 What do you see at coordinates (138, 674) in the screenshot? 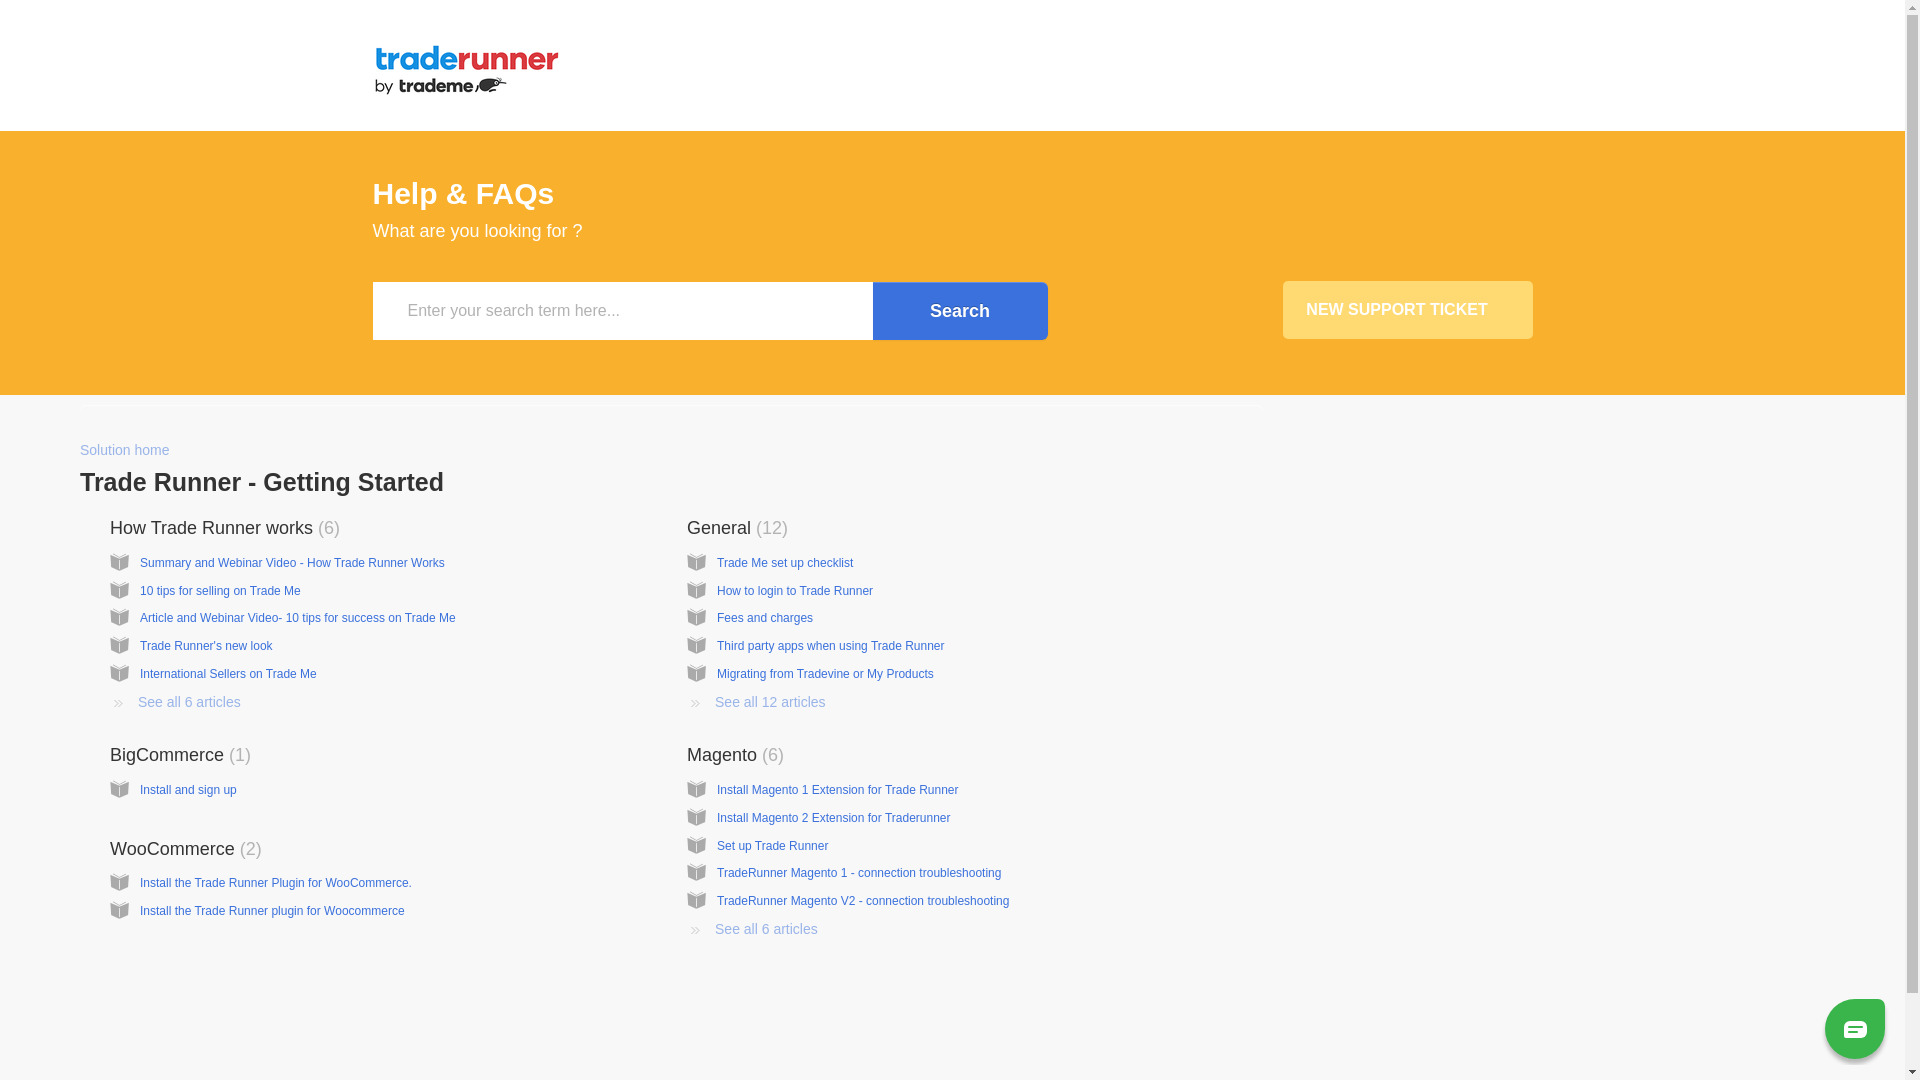
I see `'International Sellers on Trade Me'` at bounding box center [138, 674].